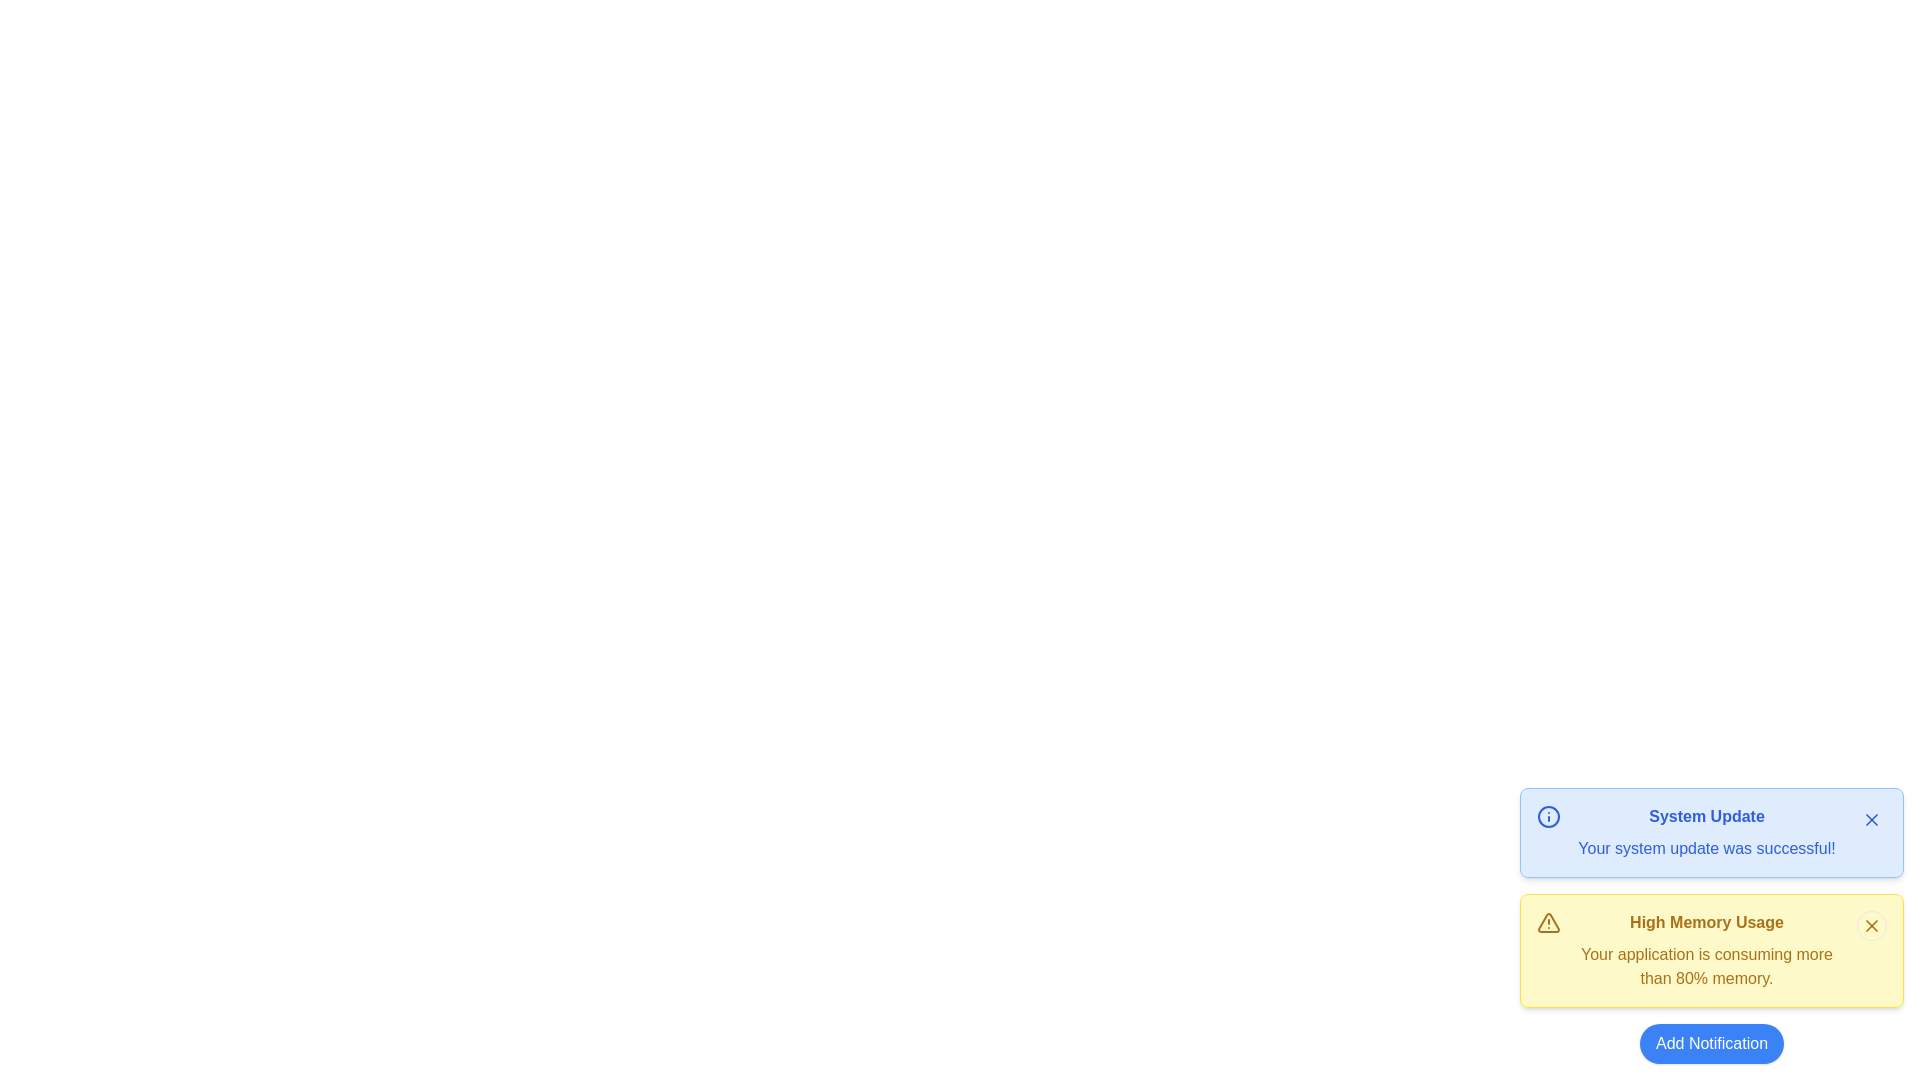 This screenshot has height=1080, width=1920. What do you see at coordinates (1871, 925) in the screenshot?
I see `the Close button (X icon) located at the top right corner of the yellow notification box that states 'High Memory Usage'` at bounding box center [1871, 925].